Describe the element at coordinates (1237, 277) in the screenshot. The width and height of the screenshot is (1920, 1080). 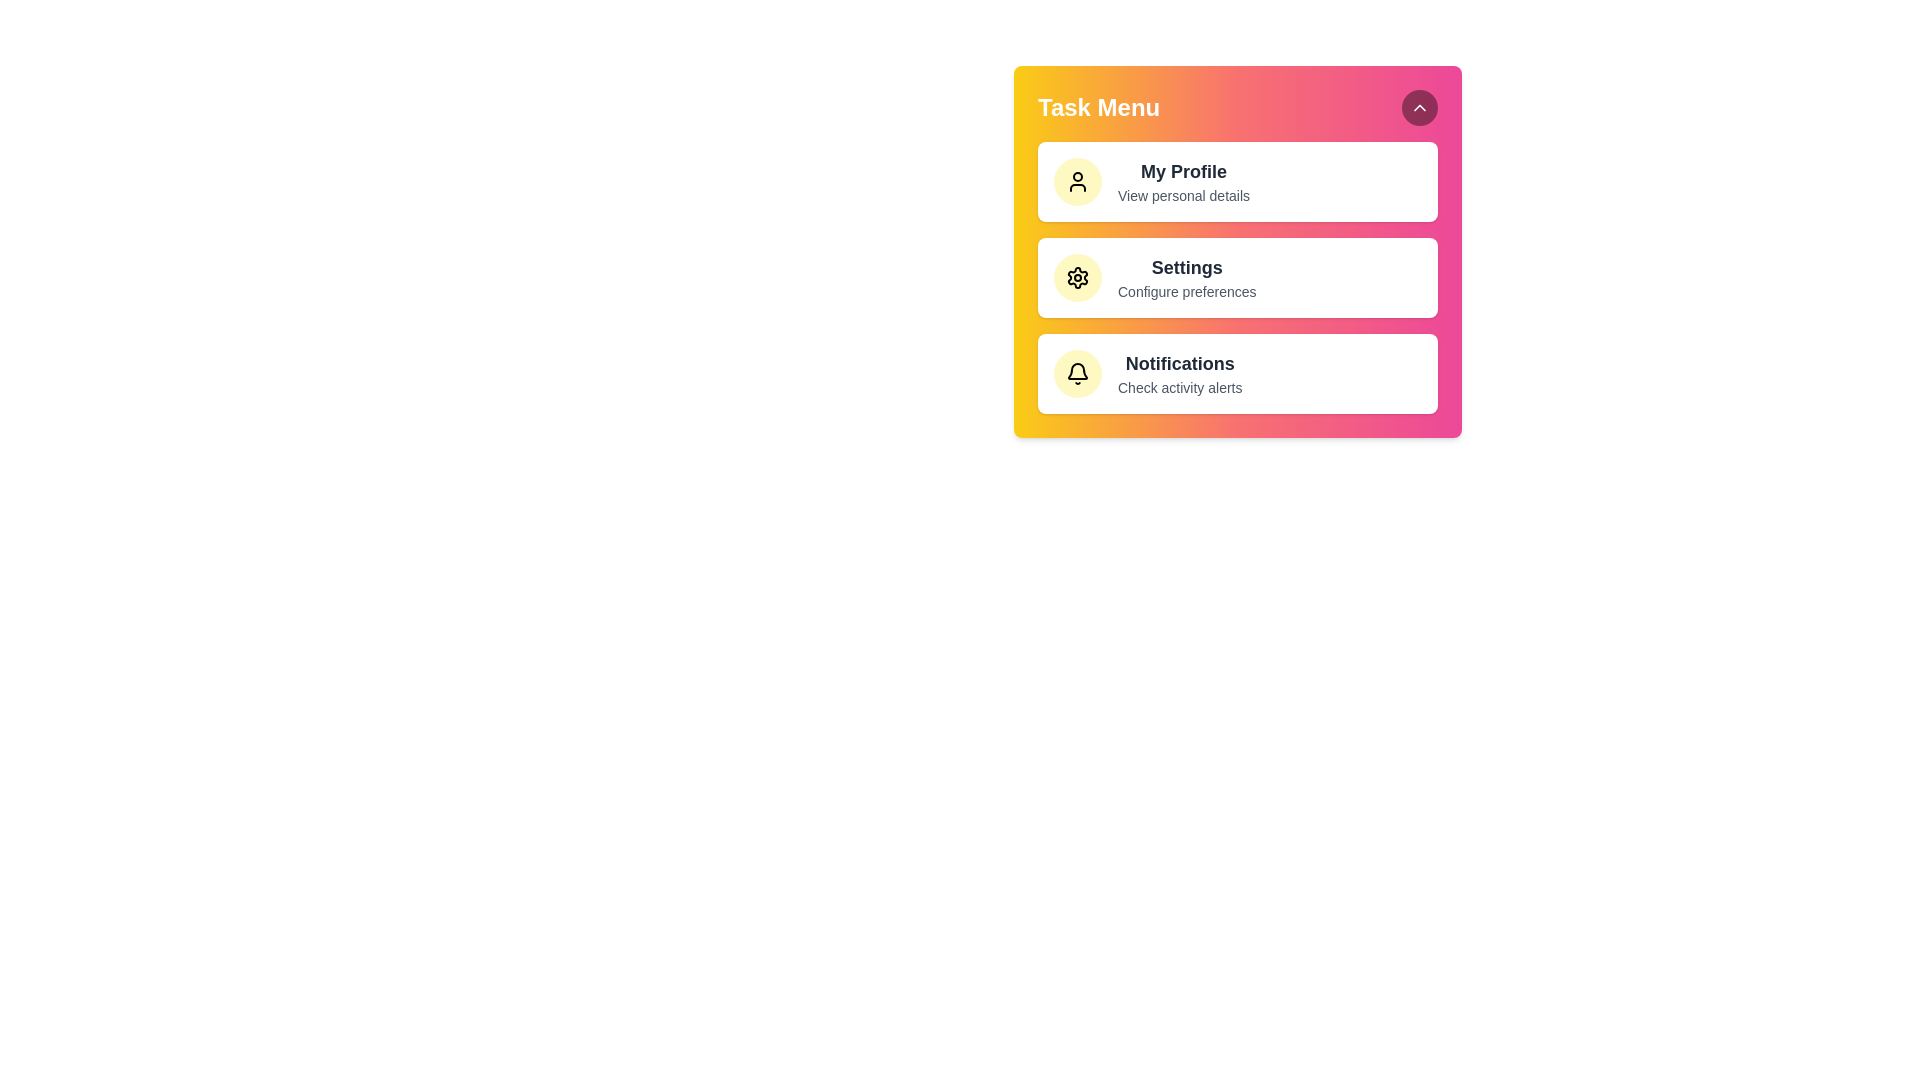
I see `the menu item Settings from the Task Menu` at that location.